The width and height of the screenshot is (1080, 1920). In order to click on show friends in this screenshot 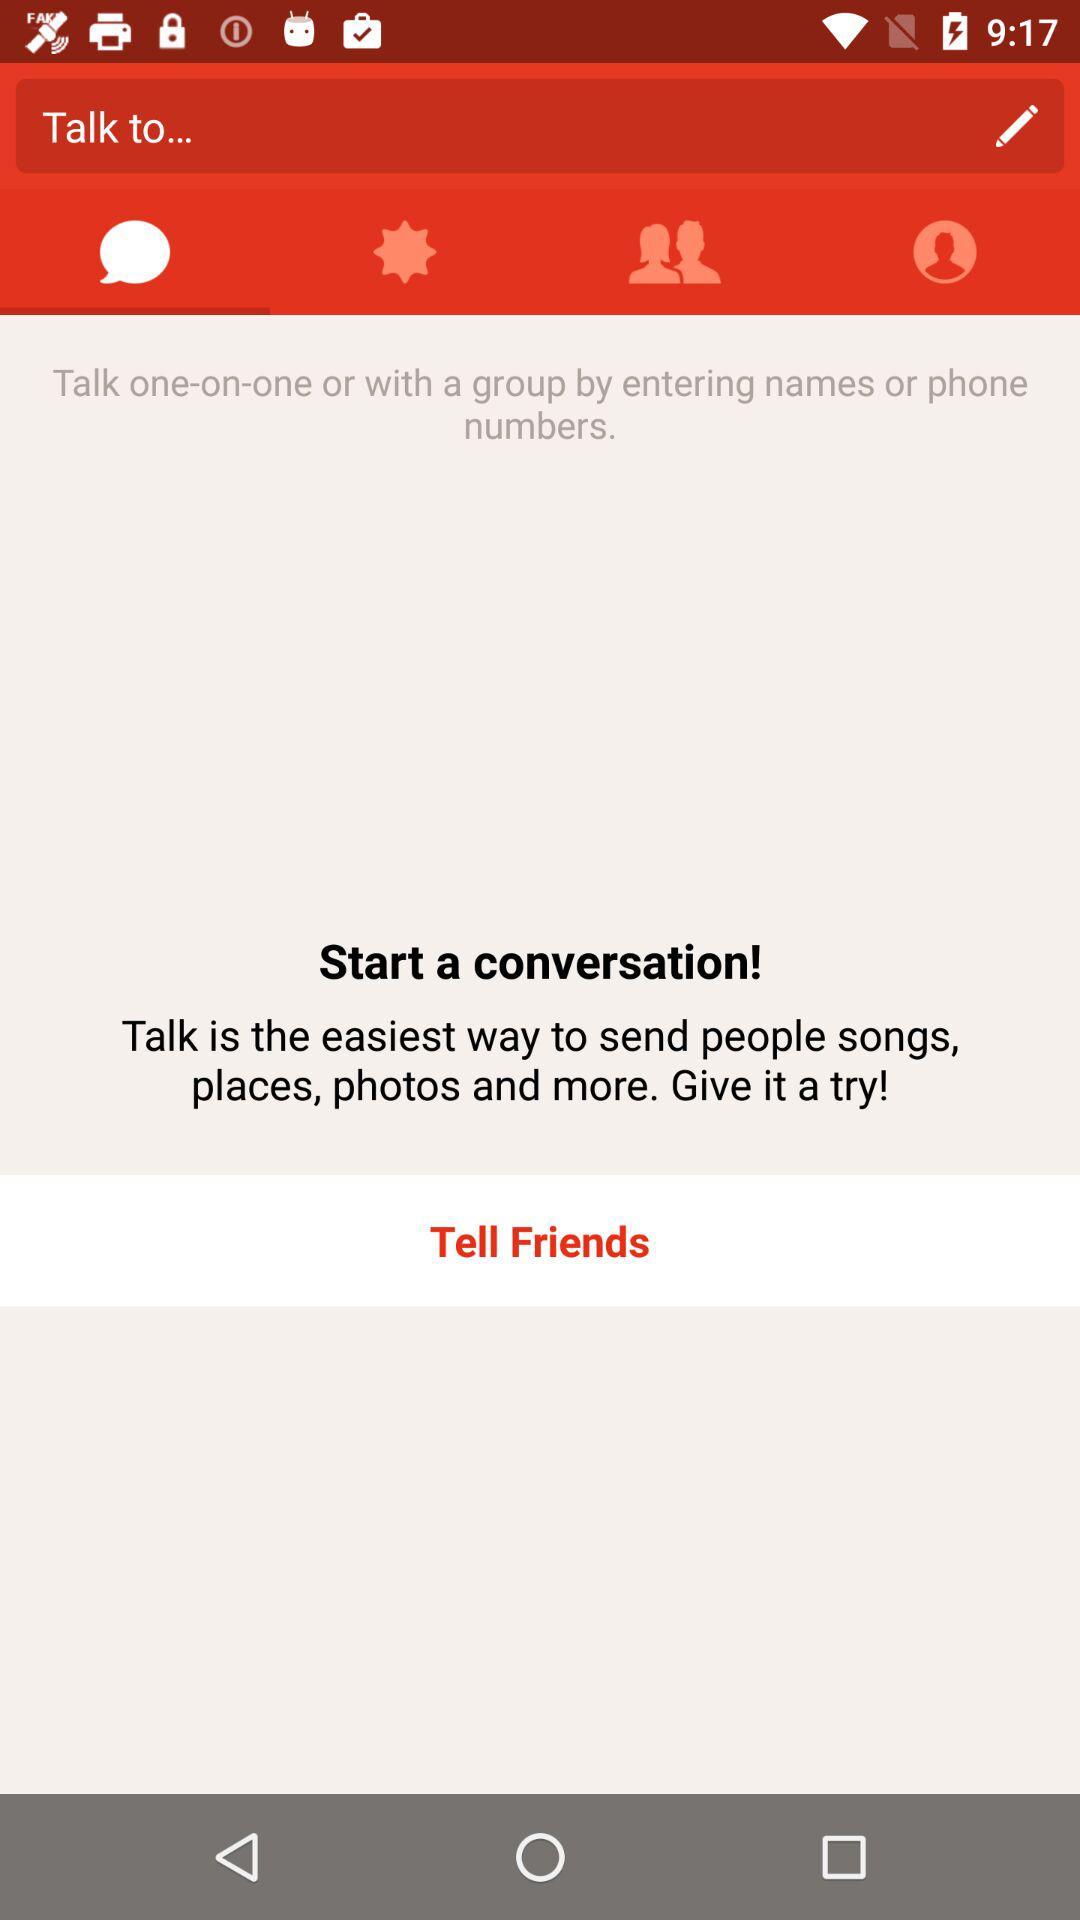, I will do `click(675, 251)`.